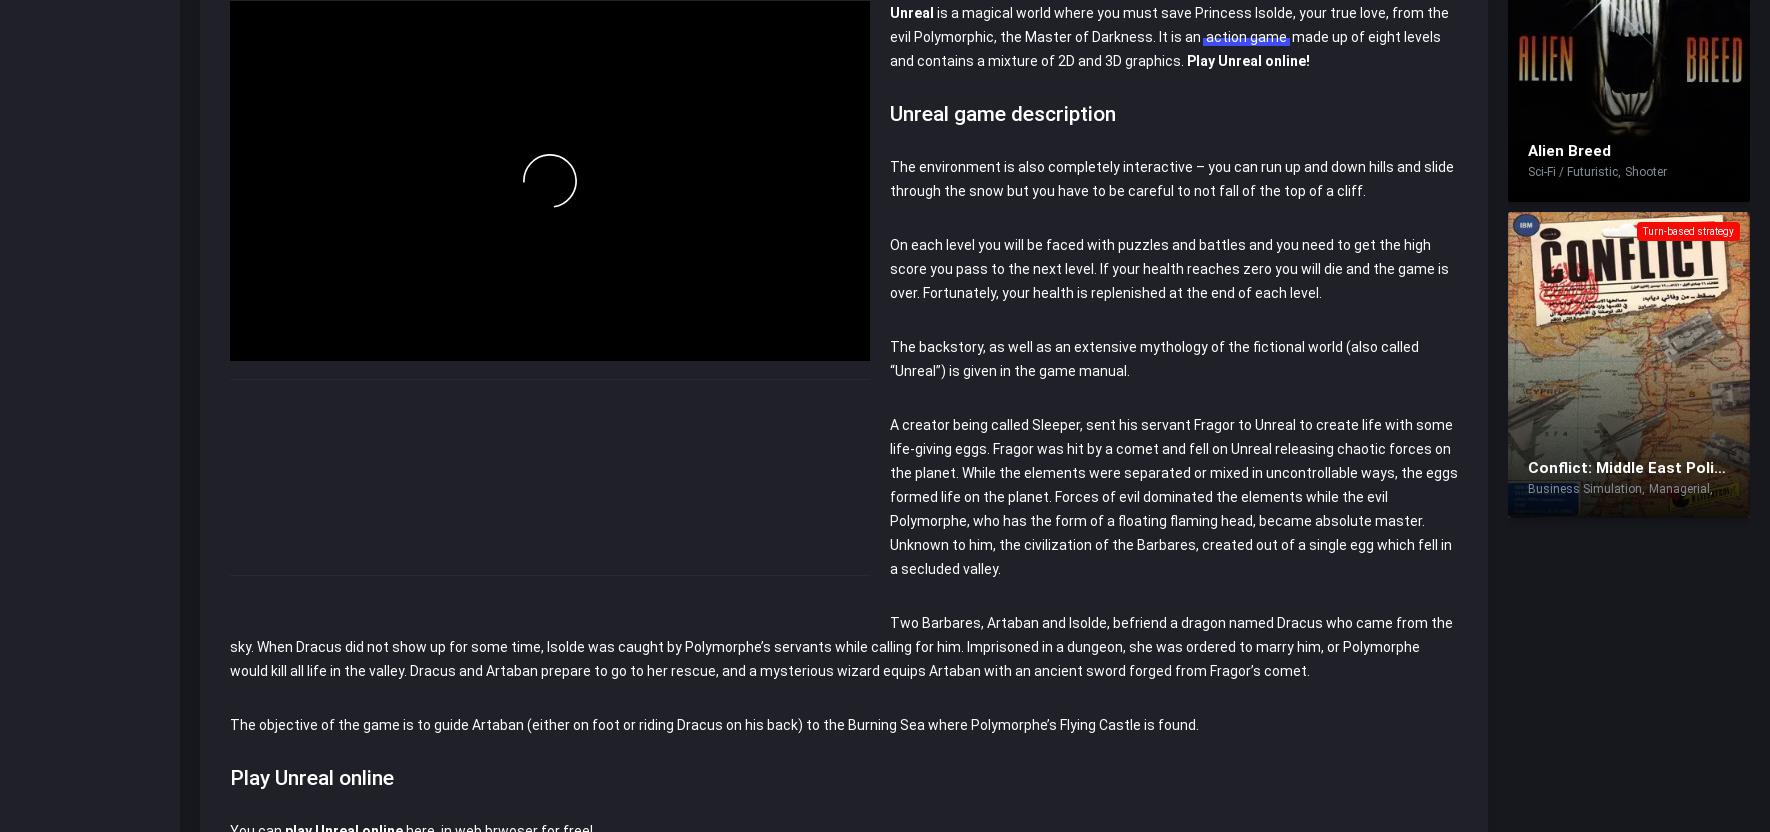 The height and width of the screenshot is (832, 1770). Describe the element at coordinates (1568, 151) in the screenshot. I see `'Alien Breed'` at that location.